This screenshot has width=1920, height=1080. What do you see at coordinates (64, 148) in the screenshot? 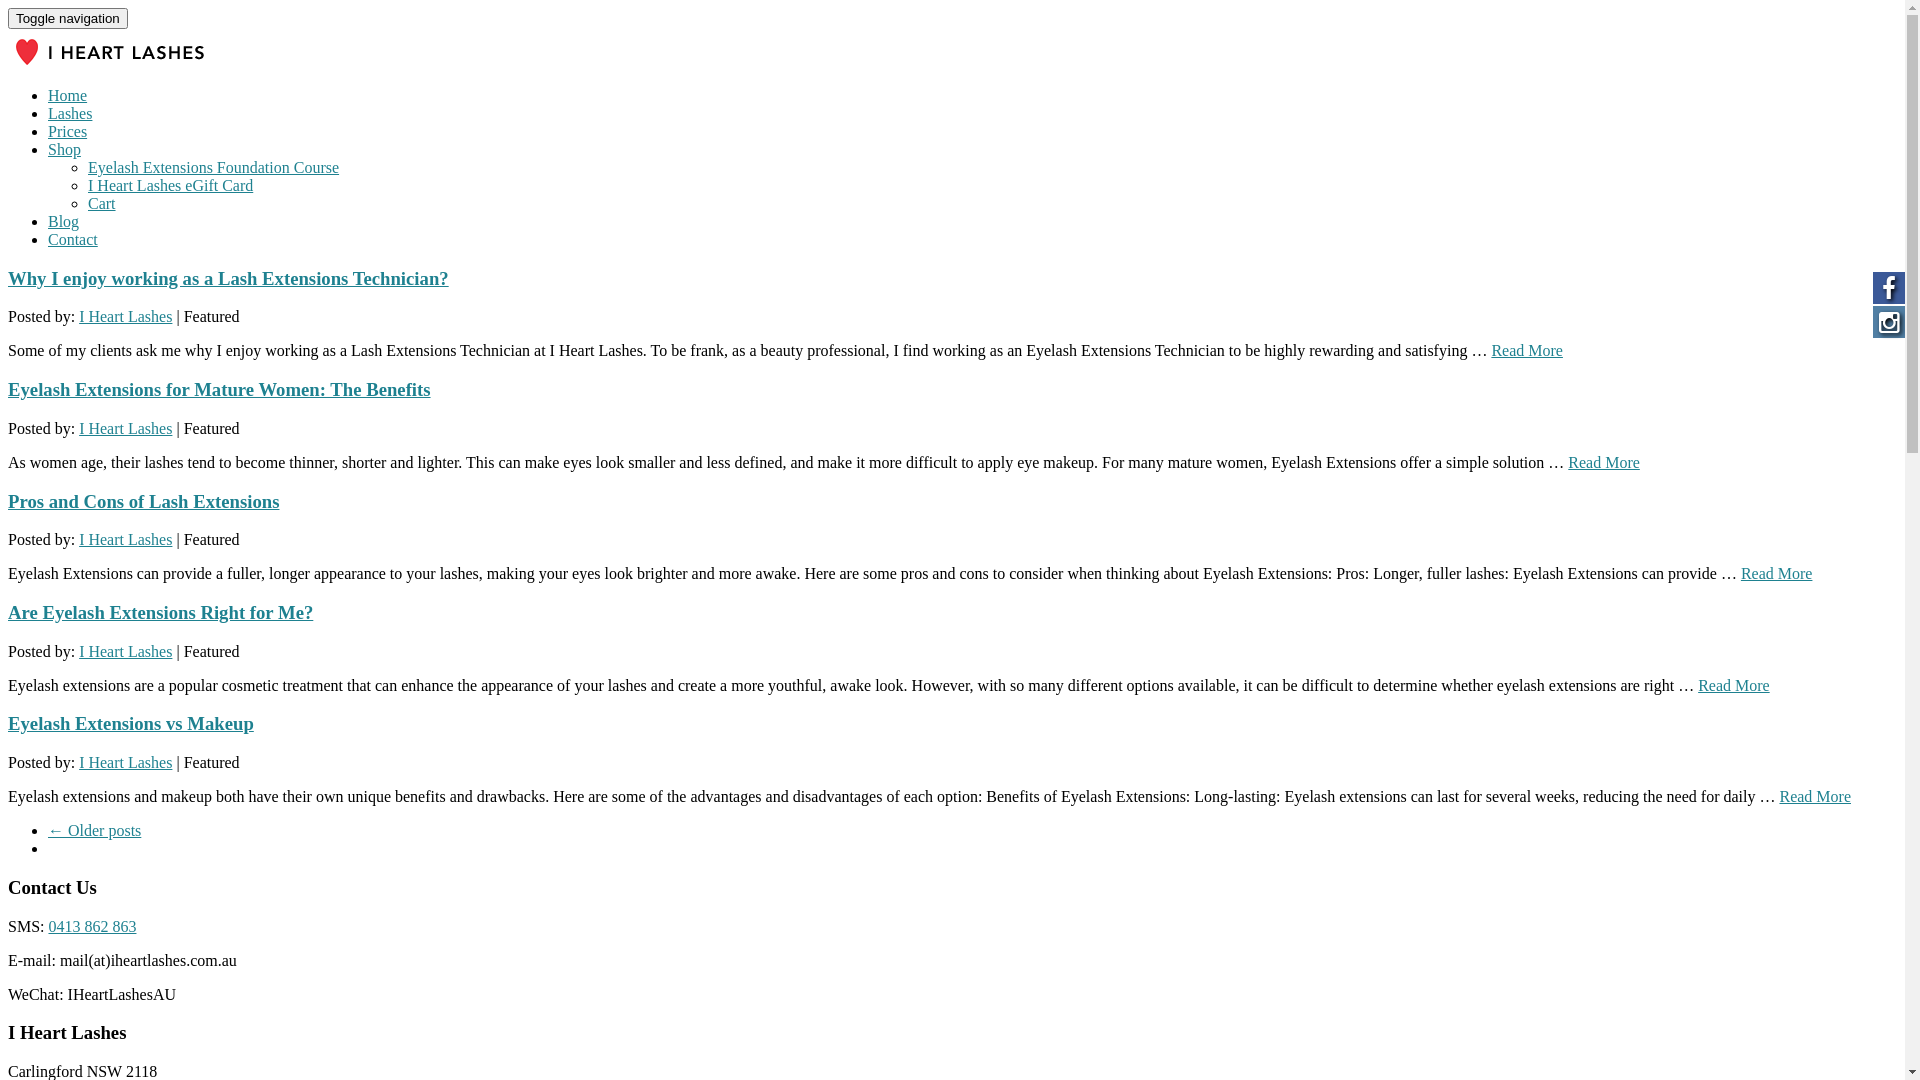
I see `'Shop'` at bounding box center [64, 148].